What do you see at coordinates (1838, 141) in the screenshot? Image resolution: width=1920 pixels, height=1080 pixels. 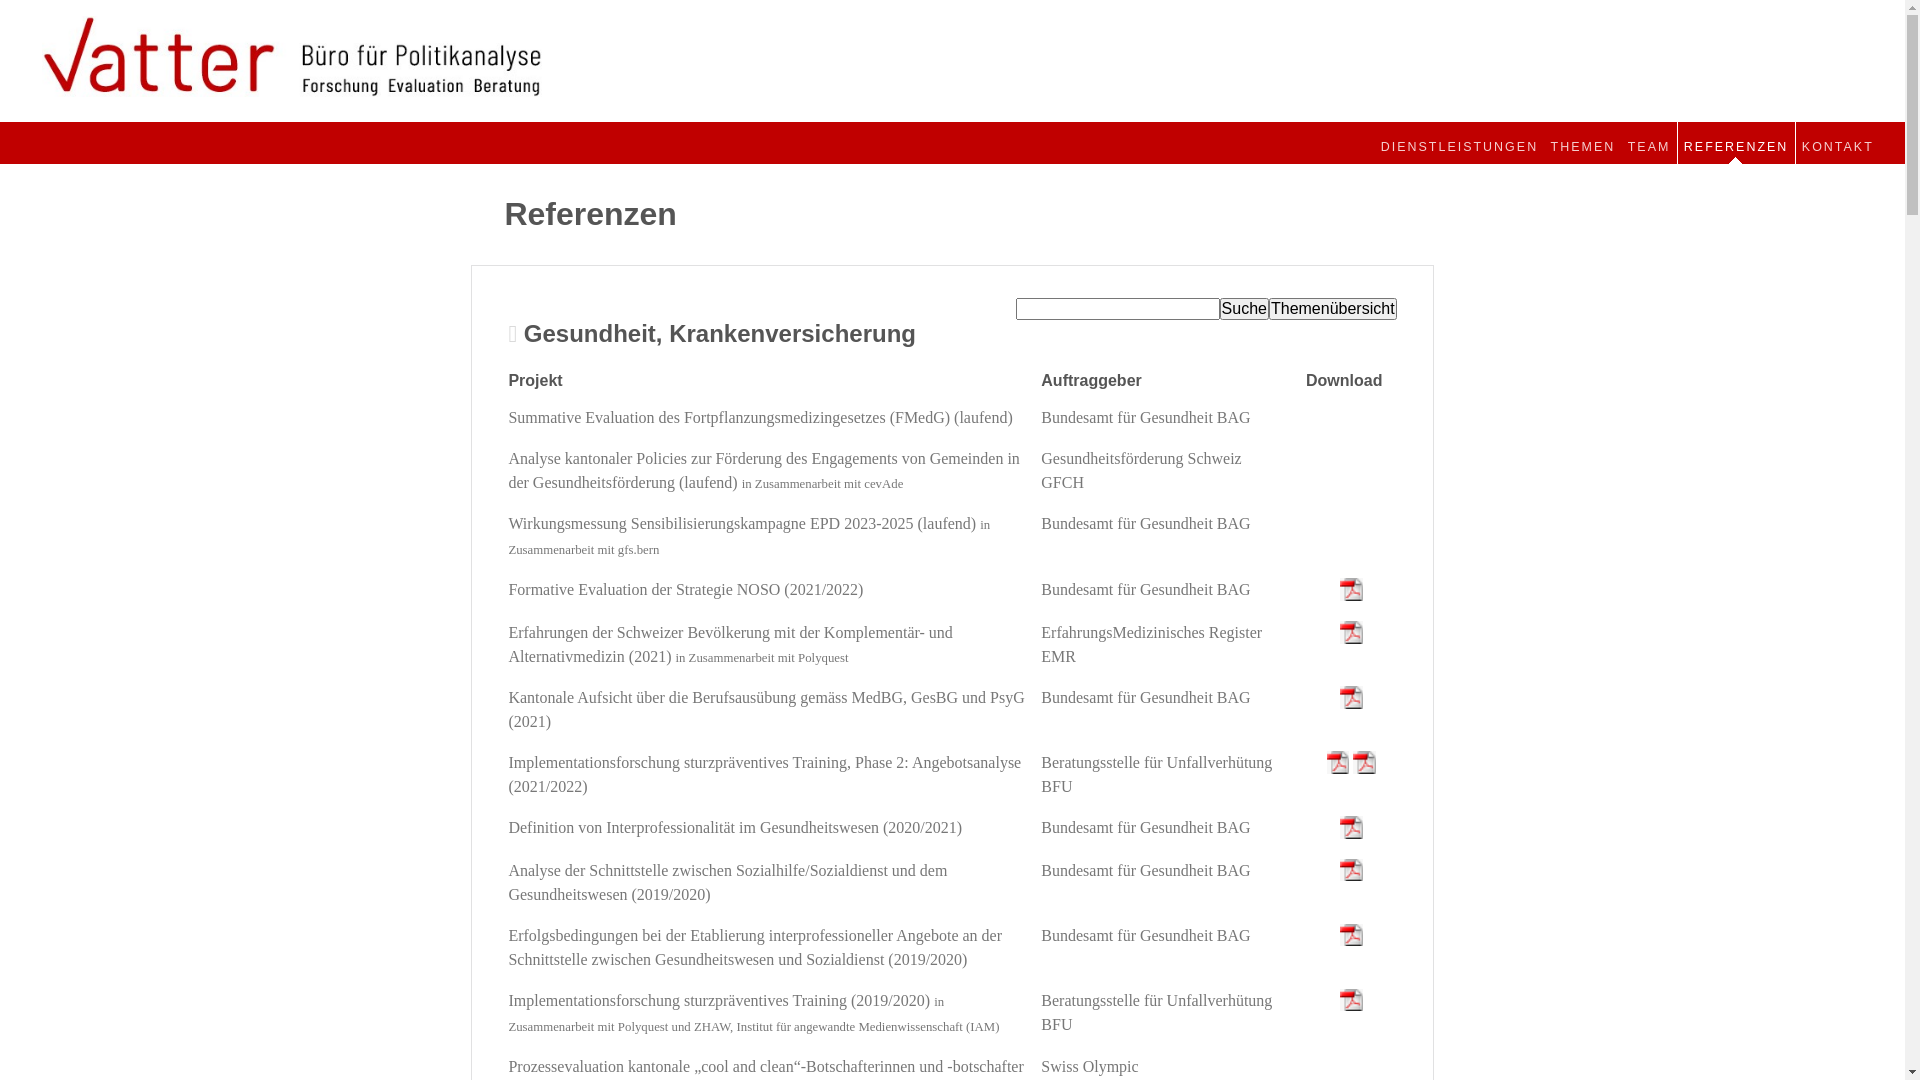 I see `'KONTAKT'` at bounding box center [1838, 141].